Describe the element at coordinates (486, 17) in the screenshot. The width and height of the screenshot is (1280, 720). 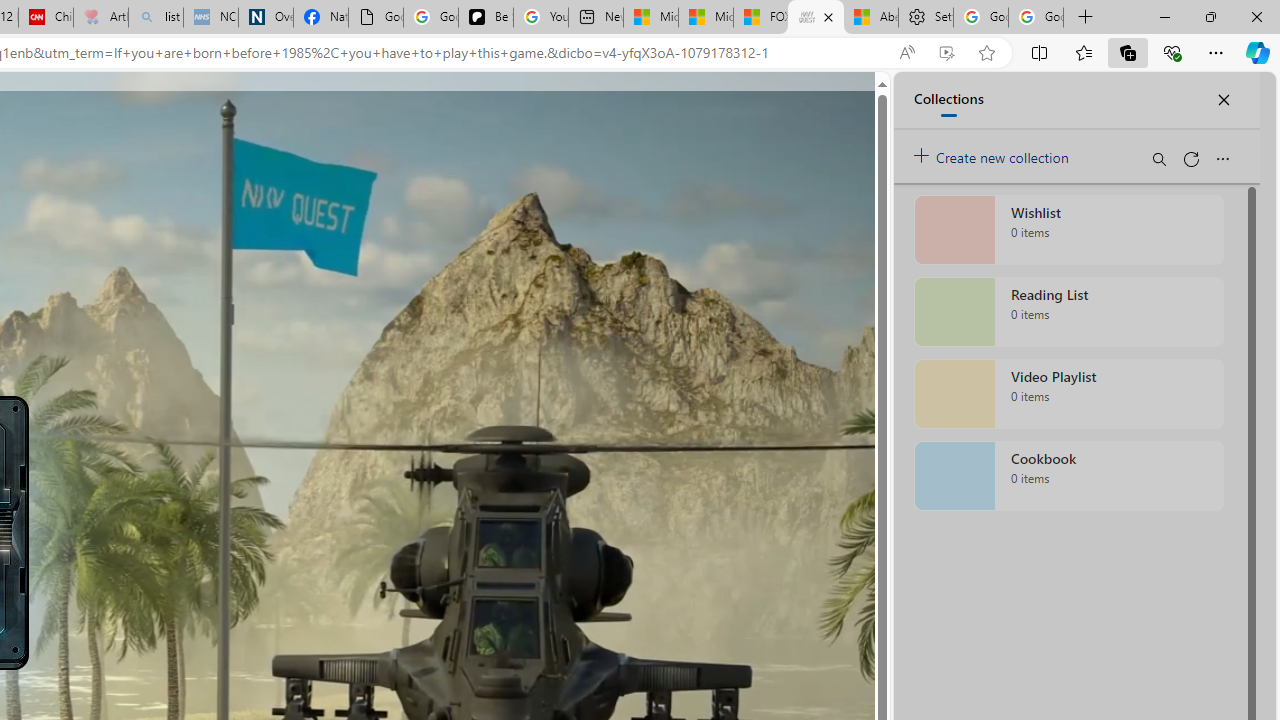
I see `'Be Smart | creating Science videos | Patreon'` at that location.